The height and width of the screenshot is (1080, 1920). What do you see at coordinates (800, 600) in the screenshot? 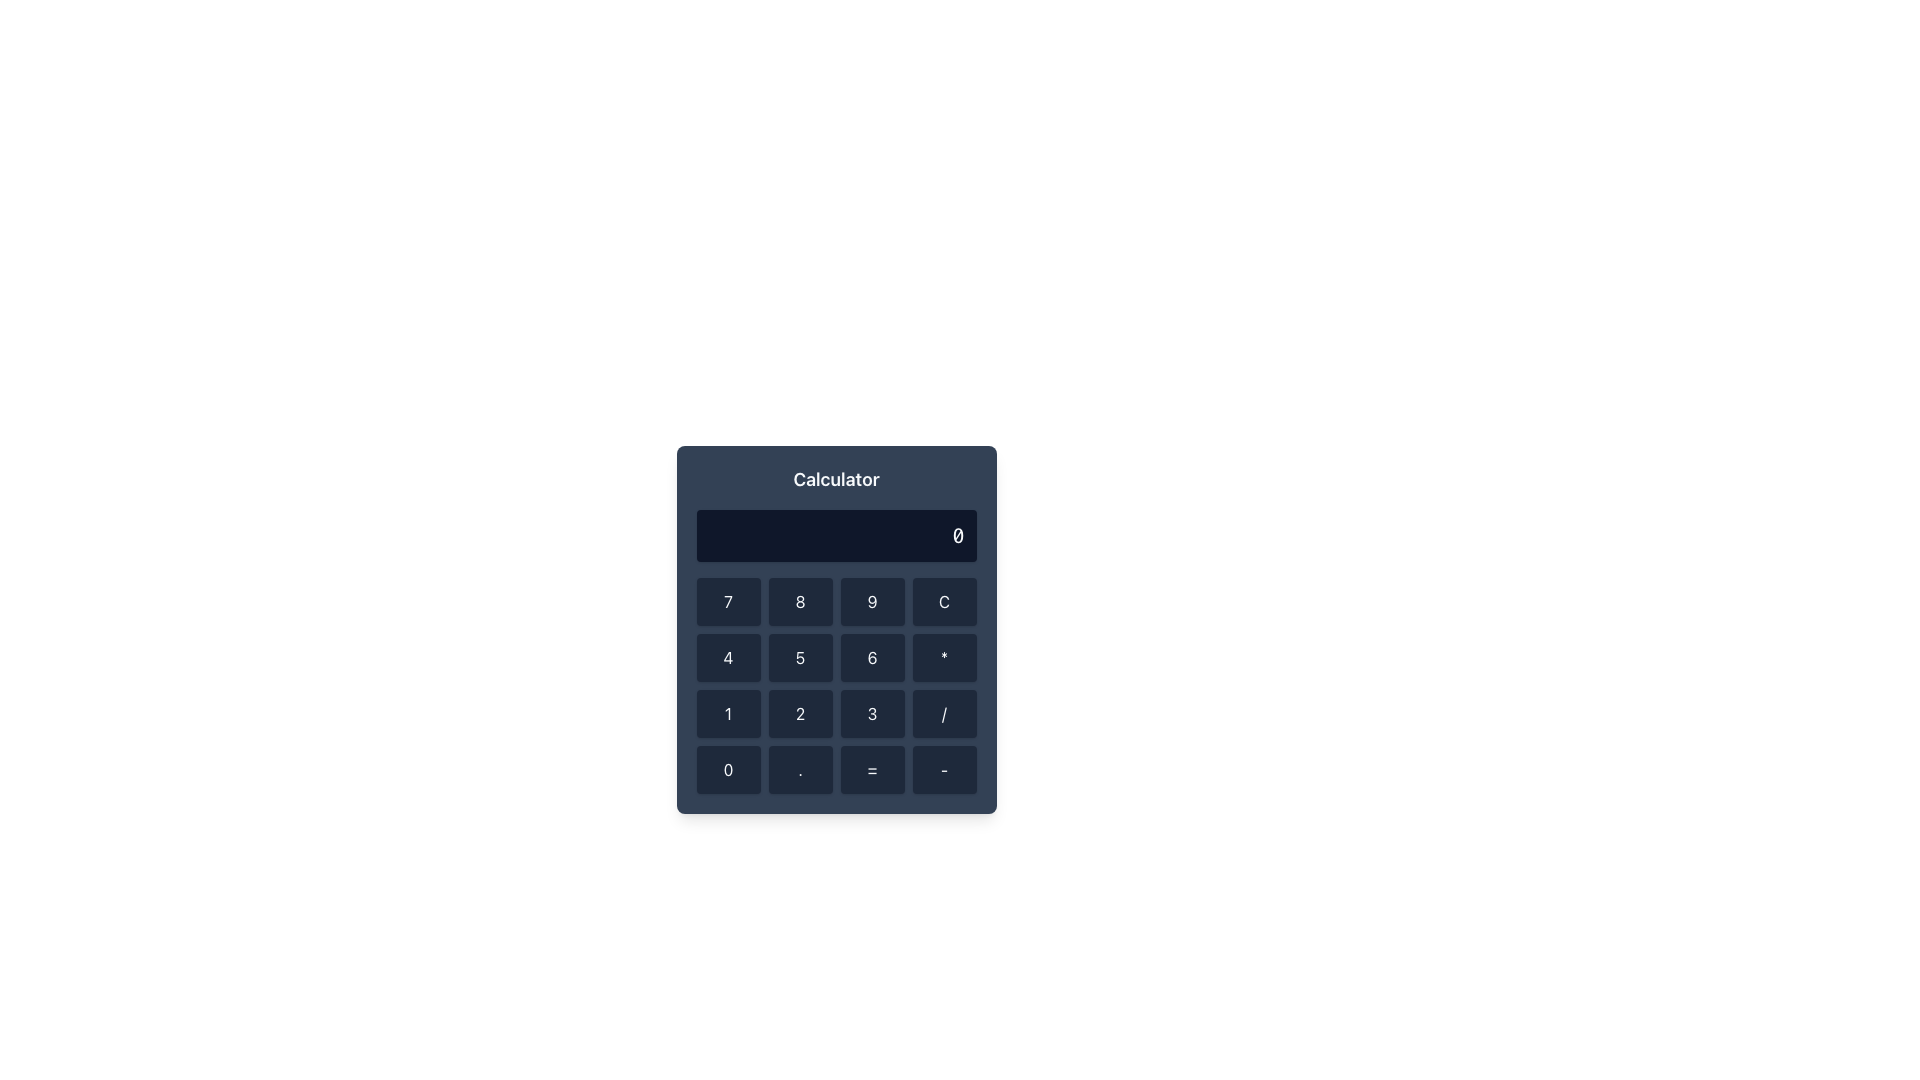
I see `the button displaying the number '8' with a dark background and rounded corners in the calculator interface to input '8'` at bounding box center [800, 600].